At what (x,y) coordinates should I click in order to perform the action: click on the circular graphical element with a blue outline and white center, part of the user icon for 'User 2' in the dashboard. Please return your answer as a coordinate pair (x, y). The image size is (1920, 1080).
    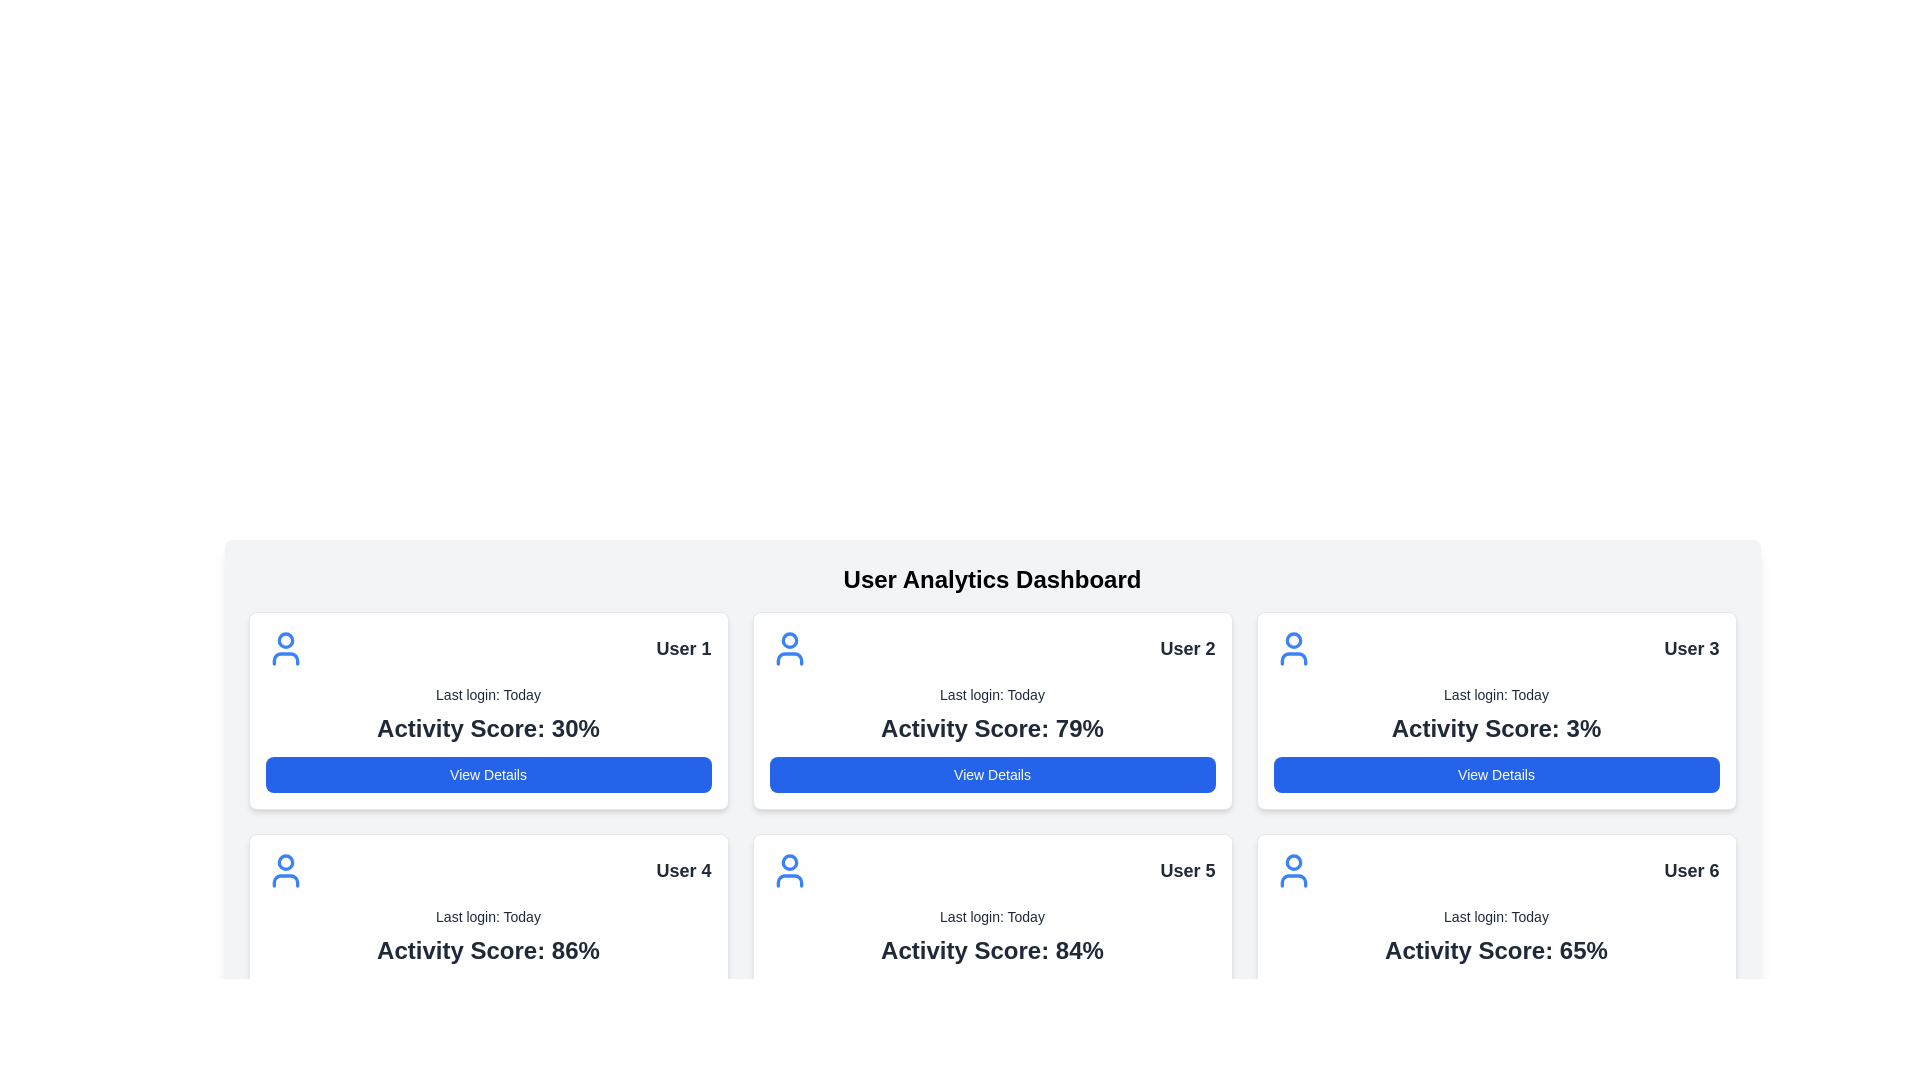
    Looking at the image, I should click on (788, 640).